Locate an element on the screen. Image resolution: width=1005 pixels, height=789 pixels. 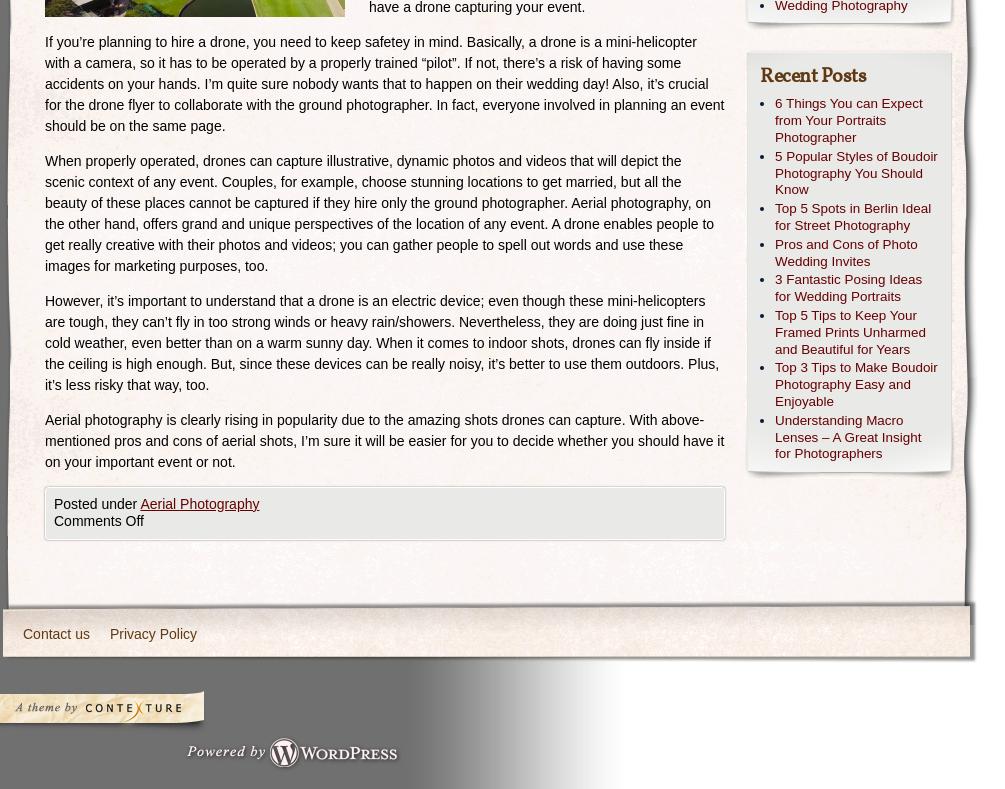
'Pros and Cons of Photo Wedding Invites' is located at coordinates (845, 252).